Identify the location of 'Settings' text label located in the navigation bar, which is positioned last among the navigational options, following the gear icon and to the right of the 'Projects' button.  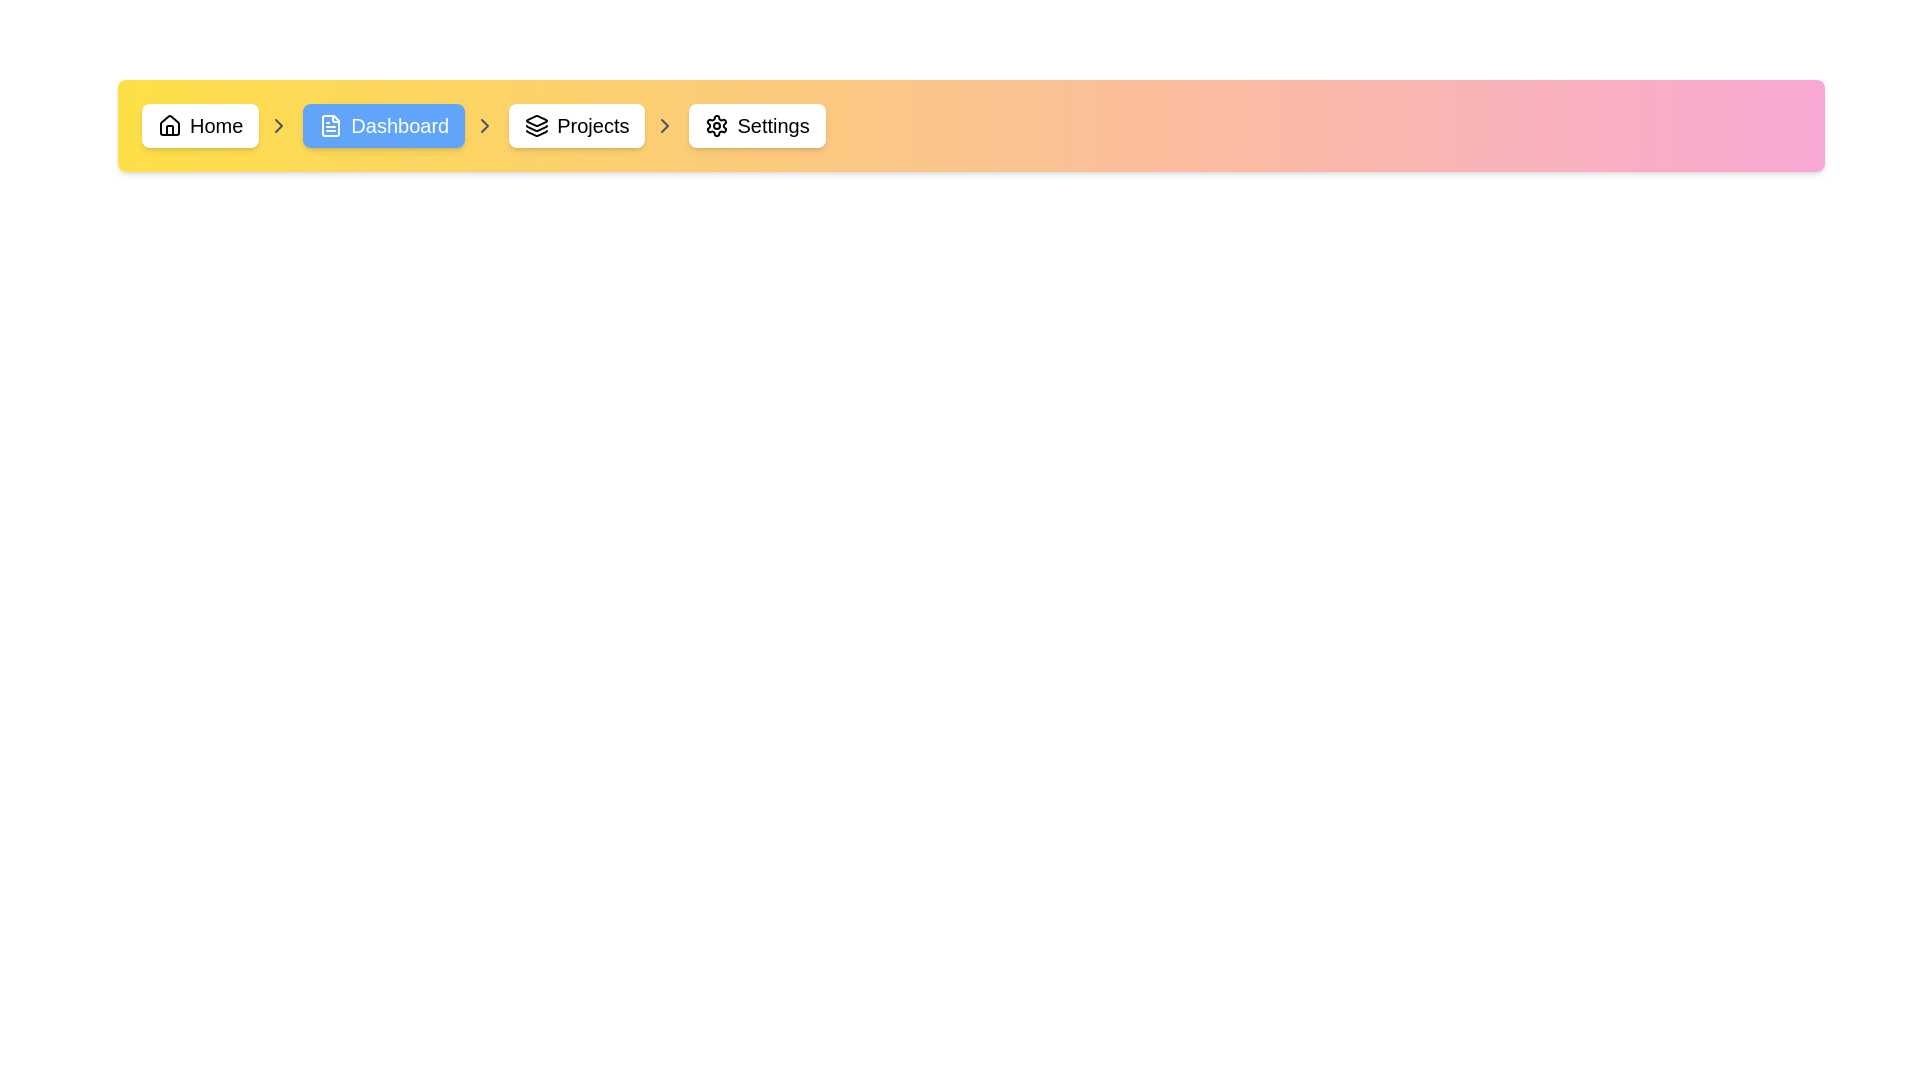
(772, 126).